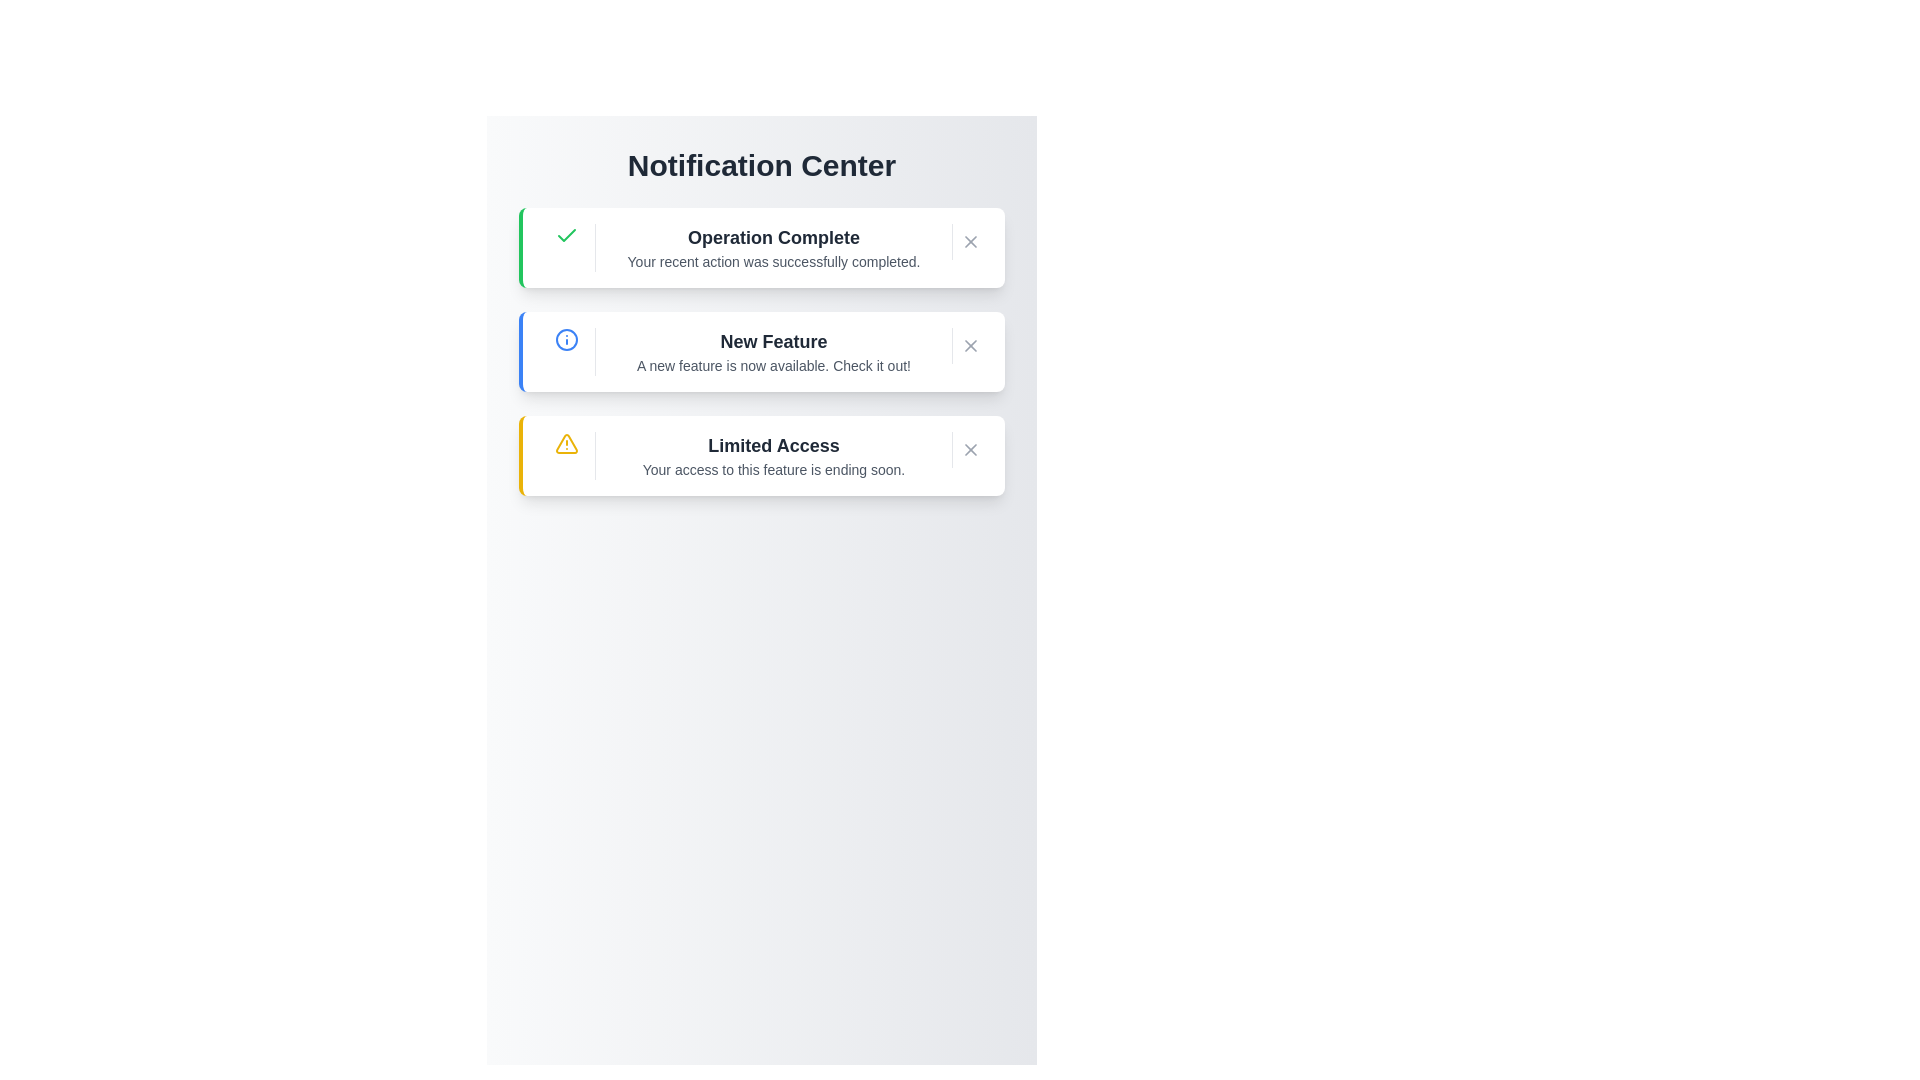  What do you see at coordinates (970, 345) in the screenshot?
I see `the close button (X icon) on the right side of the 'New Feature' notification` at bounding box center [970, 345].